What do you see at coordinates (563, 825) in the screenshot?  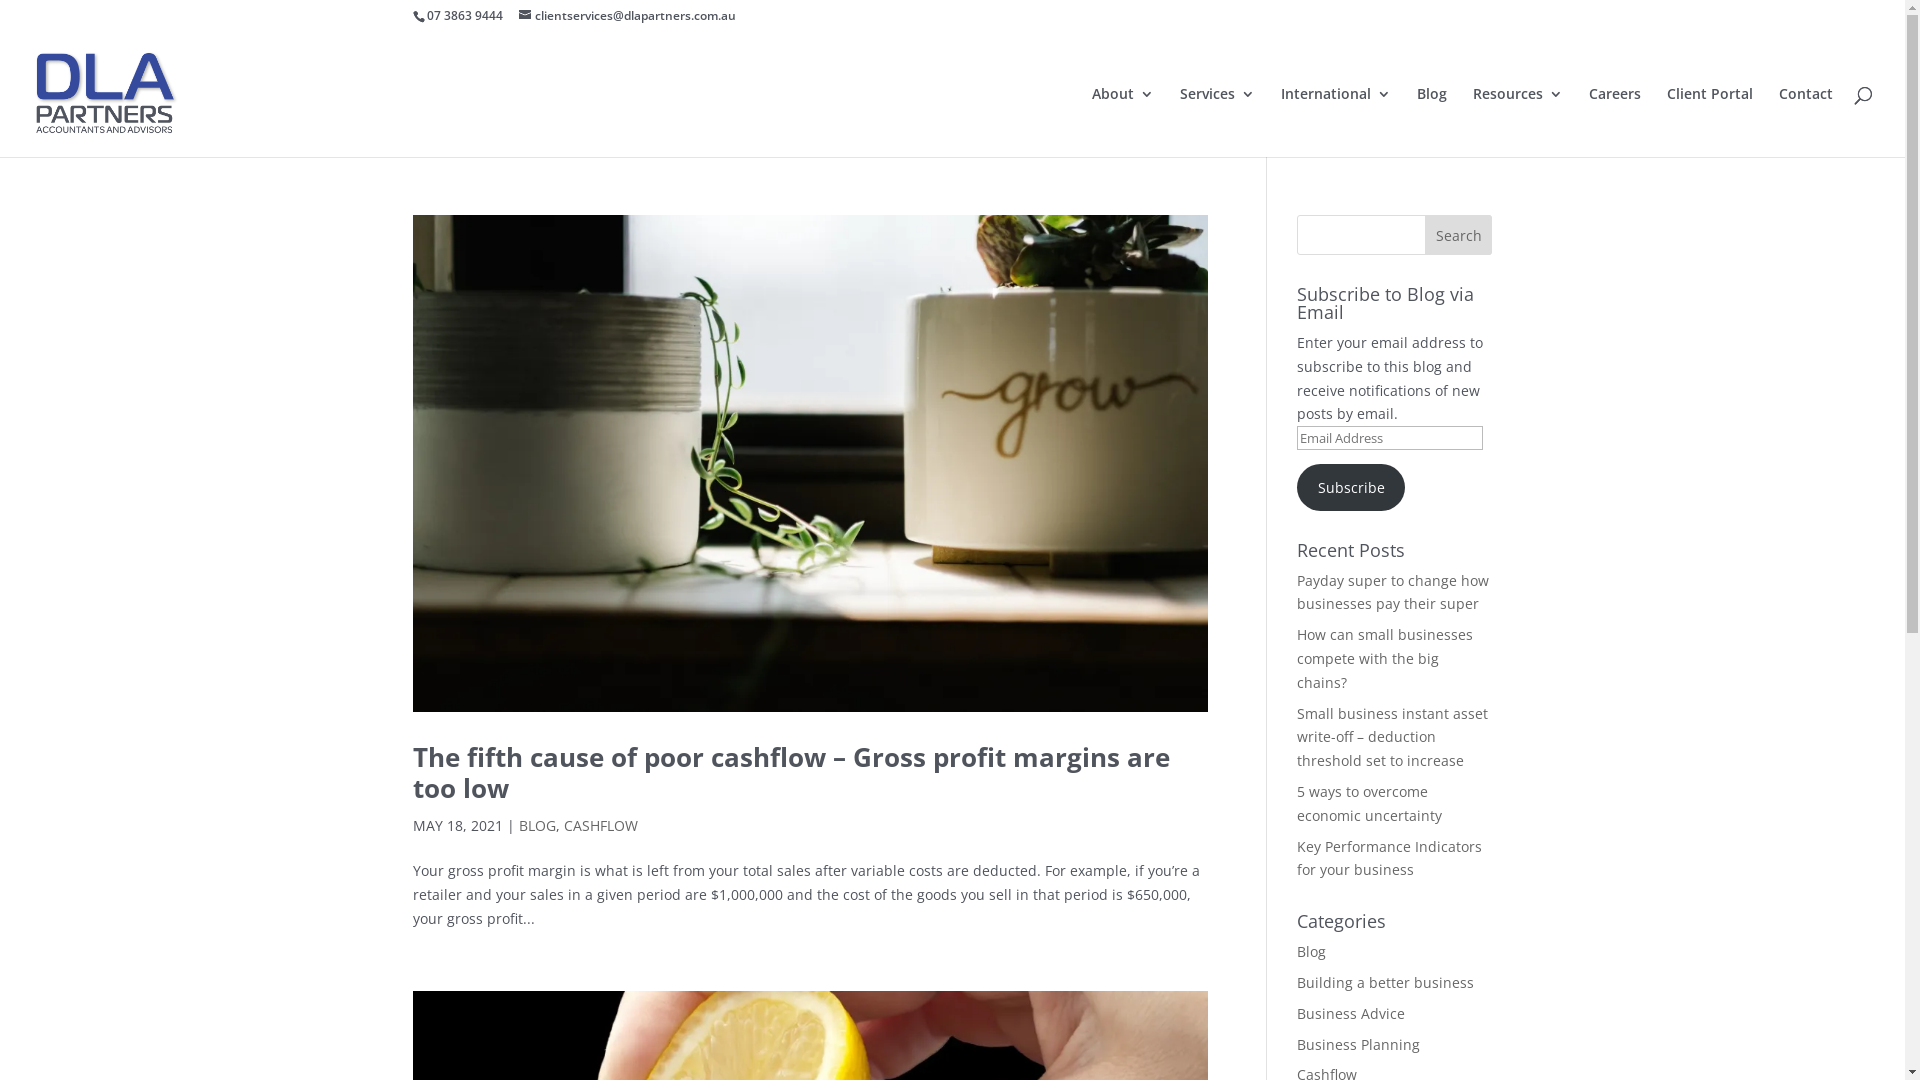 I see `'CASHFLOW'` at bounding box center [563, 825].